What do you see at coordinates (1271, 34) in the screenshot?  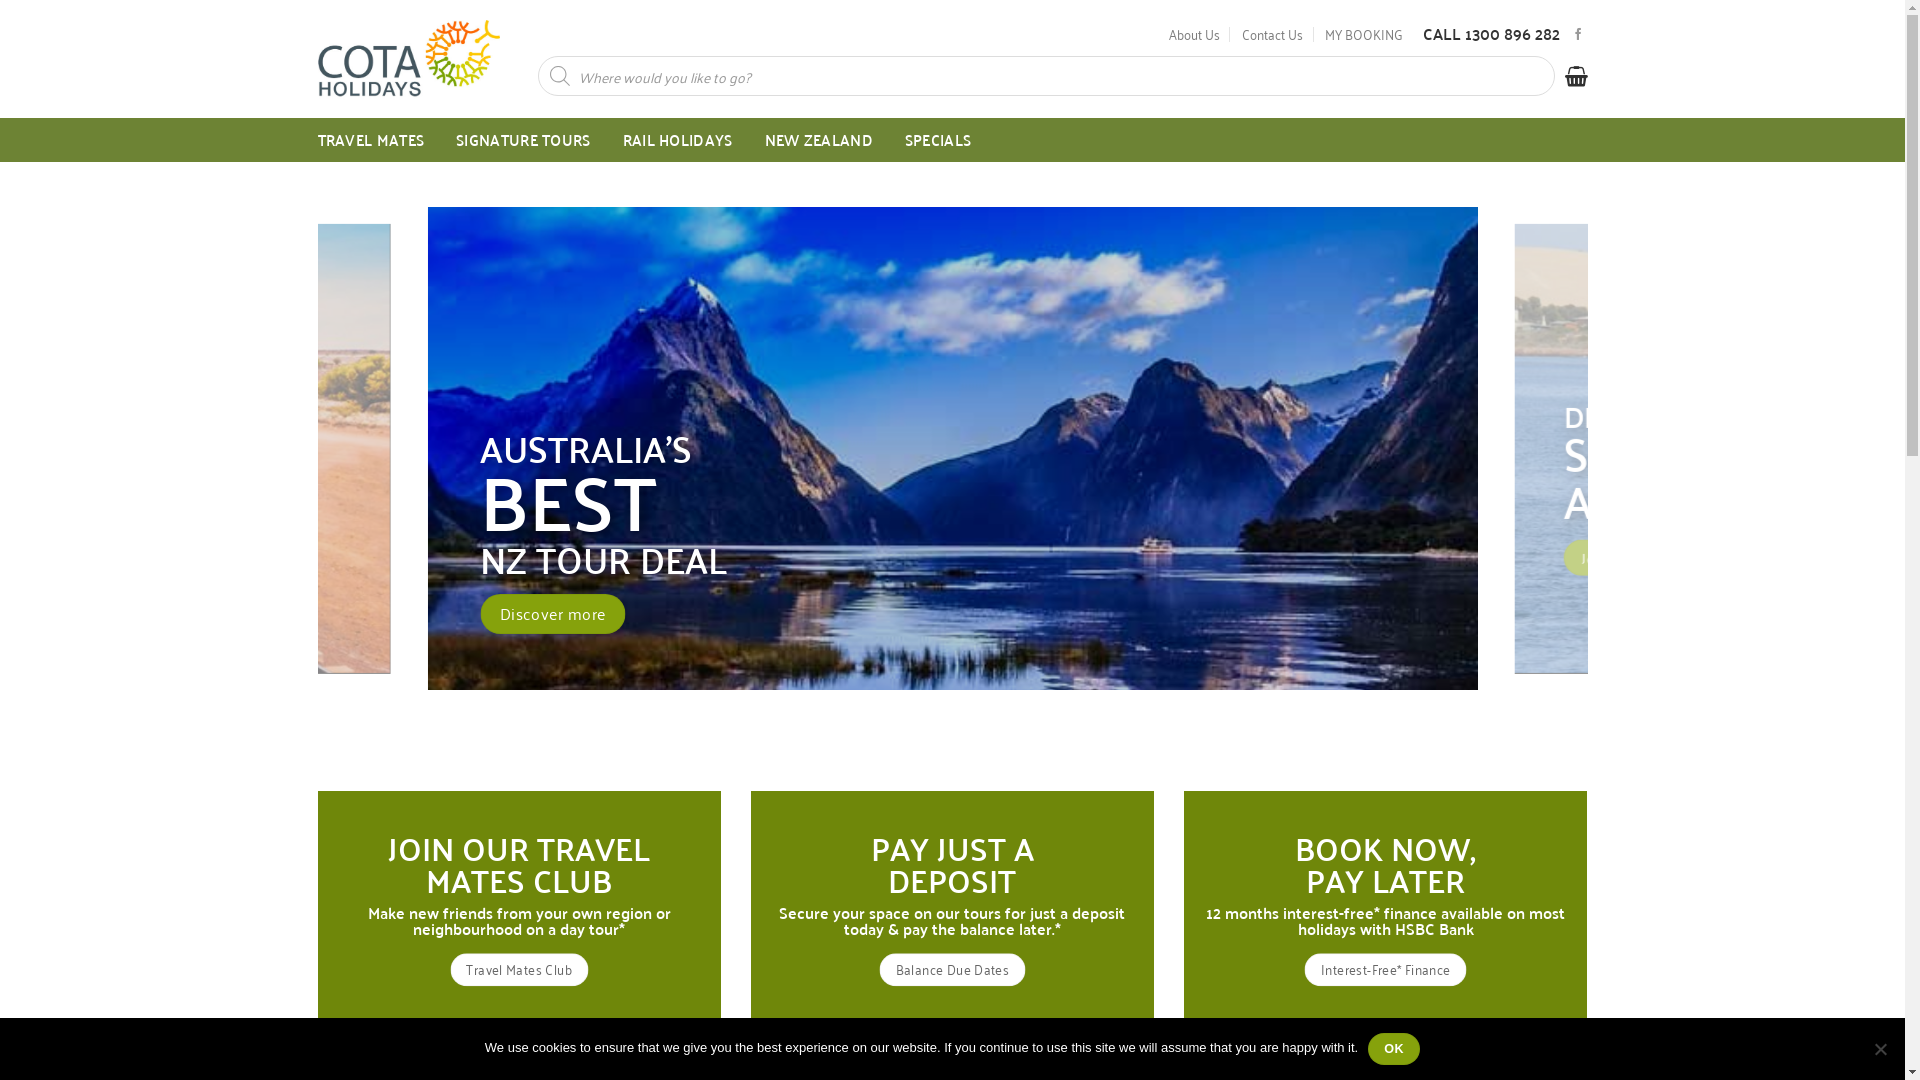 I see `'Contact Us'` at bounding box center [1271, 34].